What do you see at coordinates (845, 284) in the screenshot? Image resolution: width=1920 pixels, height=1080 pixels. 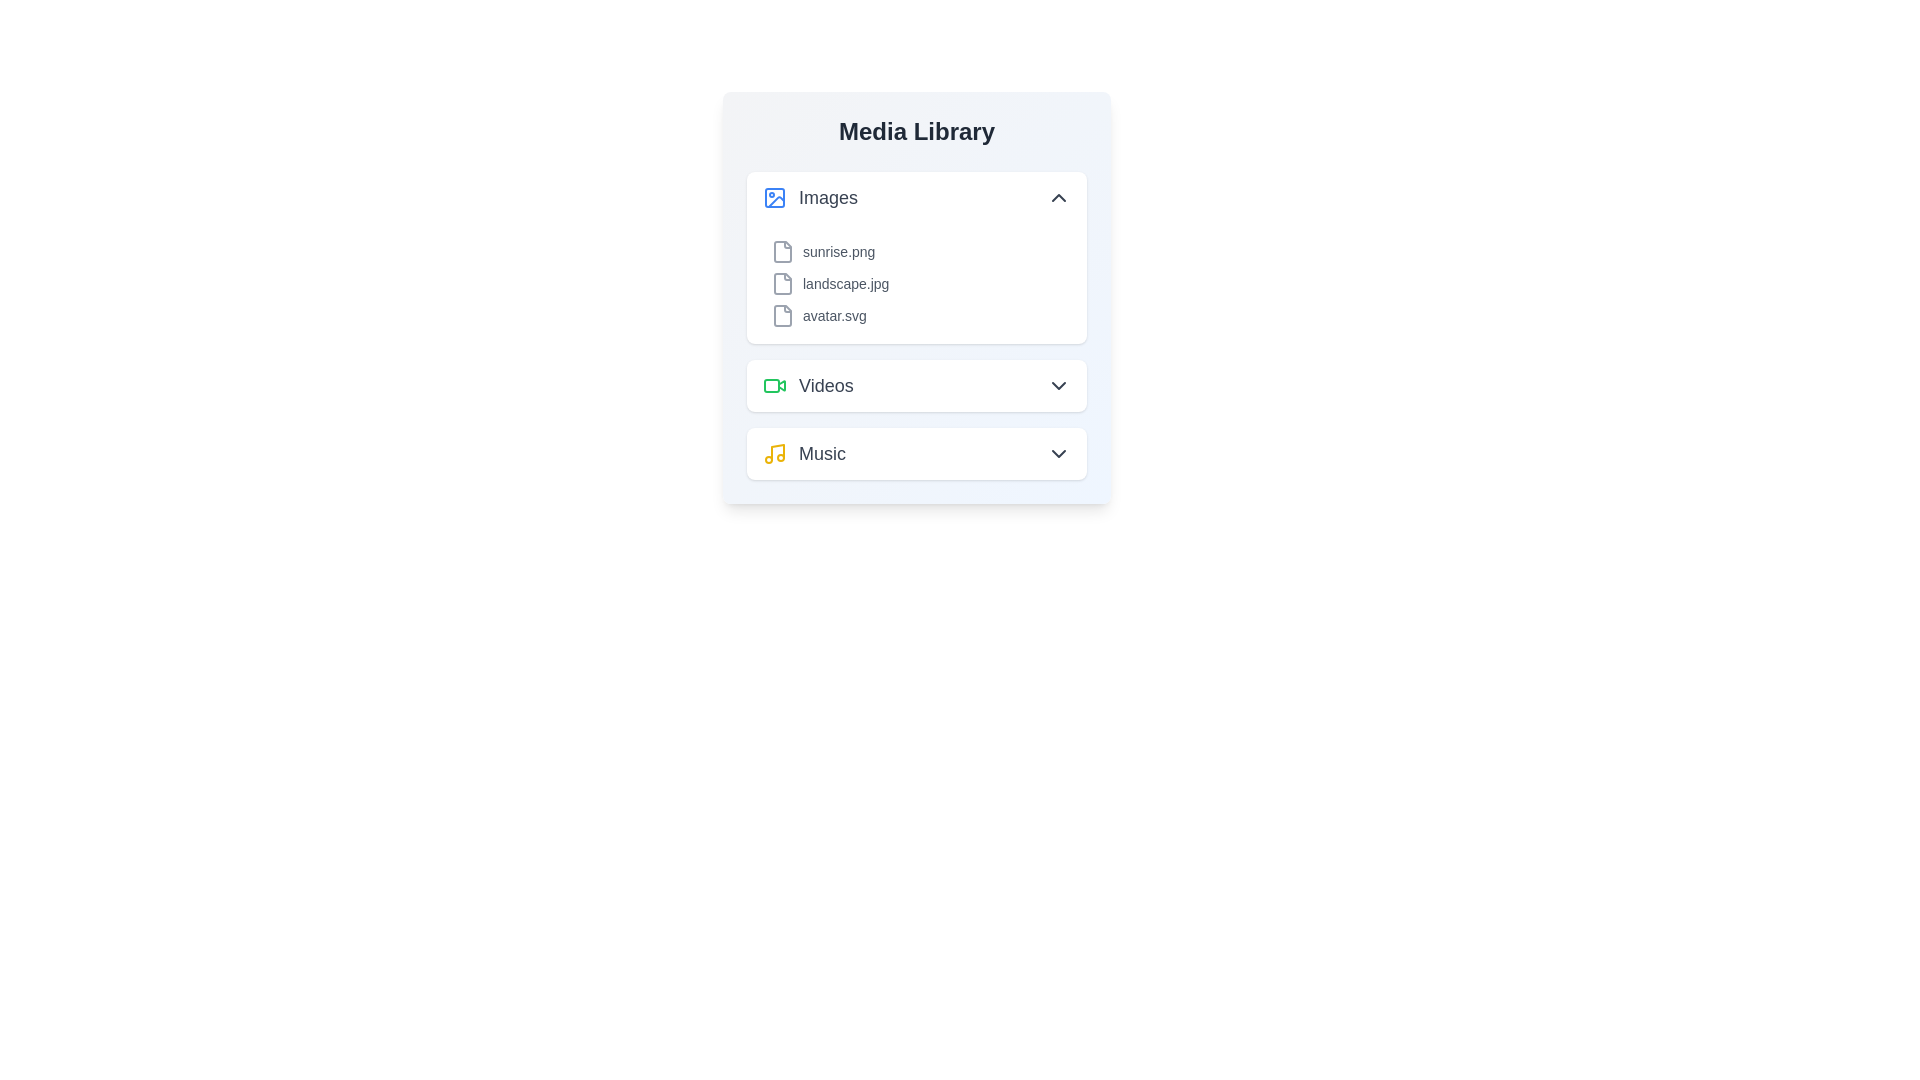 I see `the text label for the file 'landscape.jpg' located in the 'Images' section of the media library` at bounding box center [845, 284].